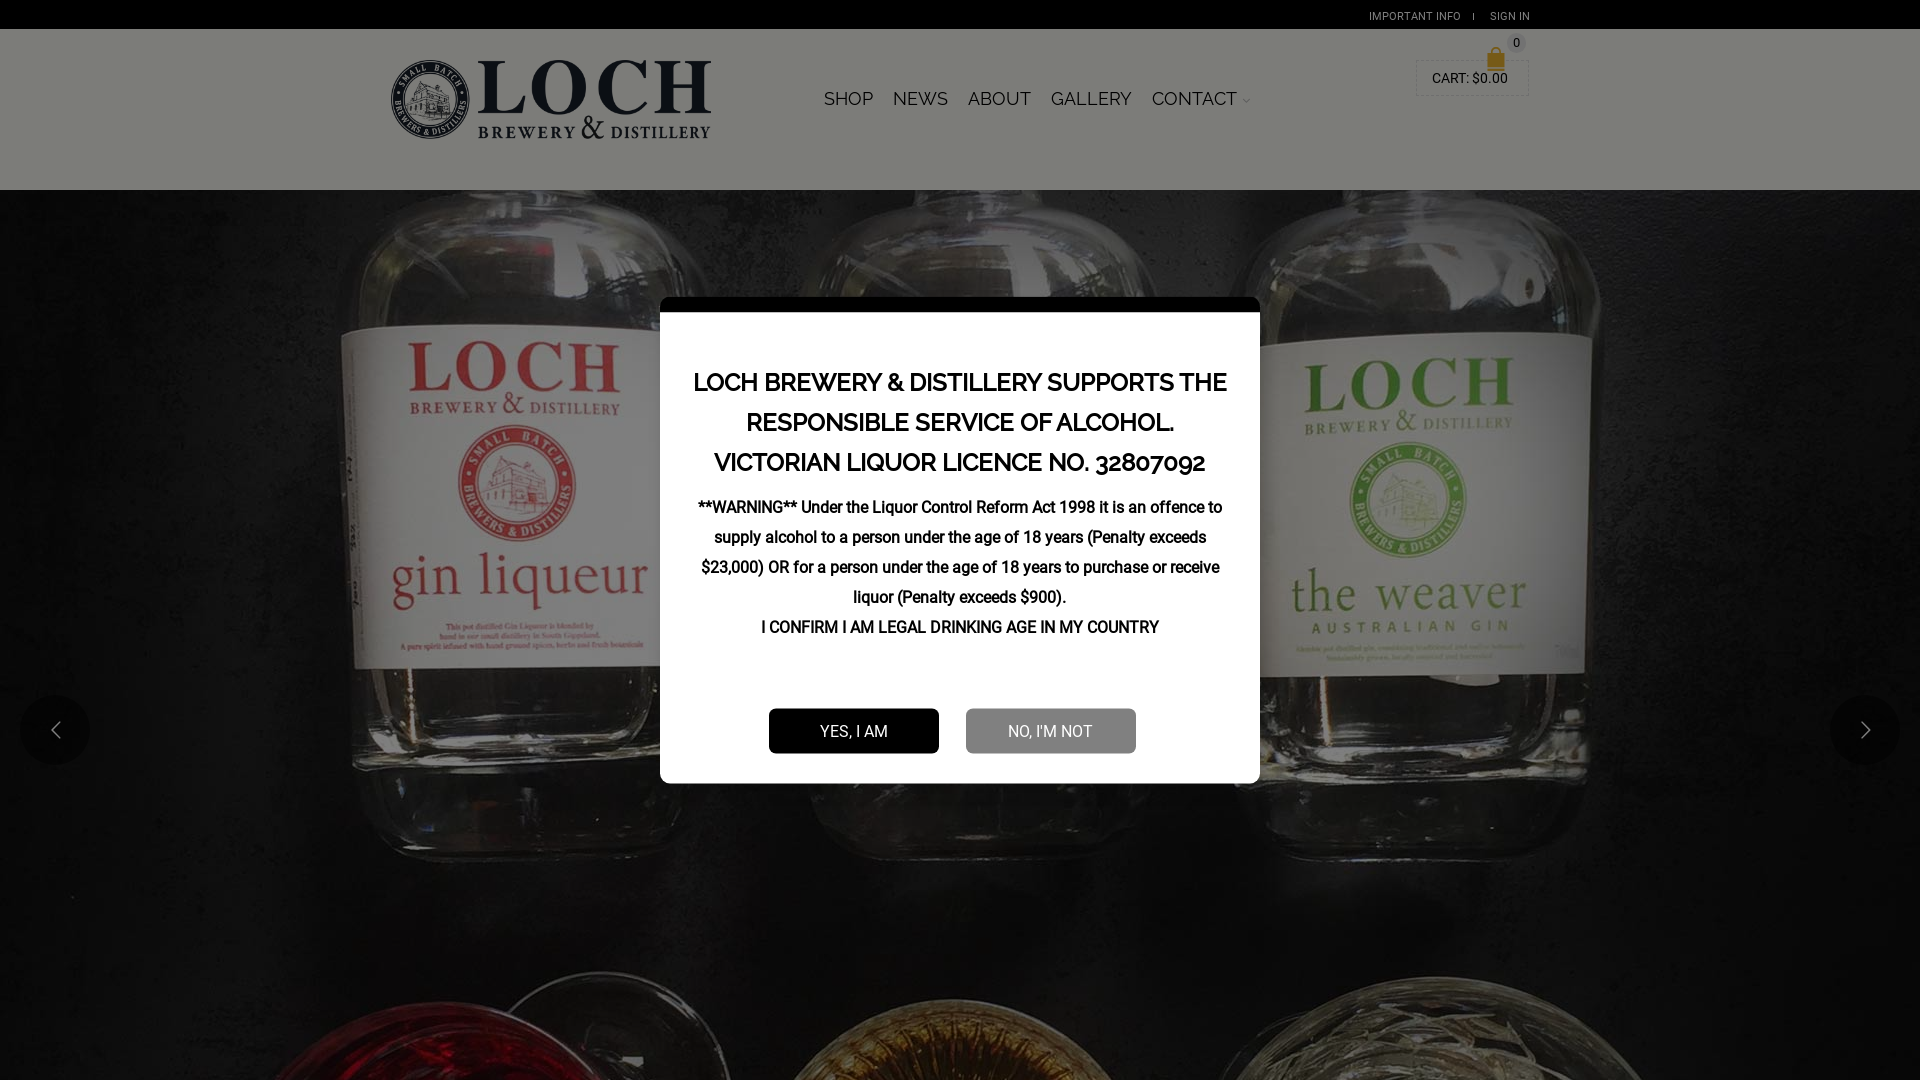  What do you see at coordinates (1200, 99) in the screenshot?
I see `'CONTACT'` at bounding box center [1200, 99].